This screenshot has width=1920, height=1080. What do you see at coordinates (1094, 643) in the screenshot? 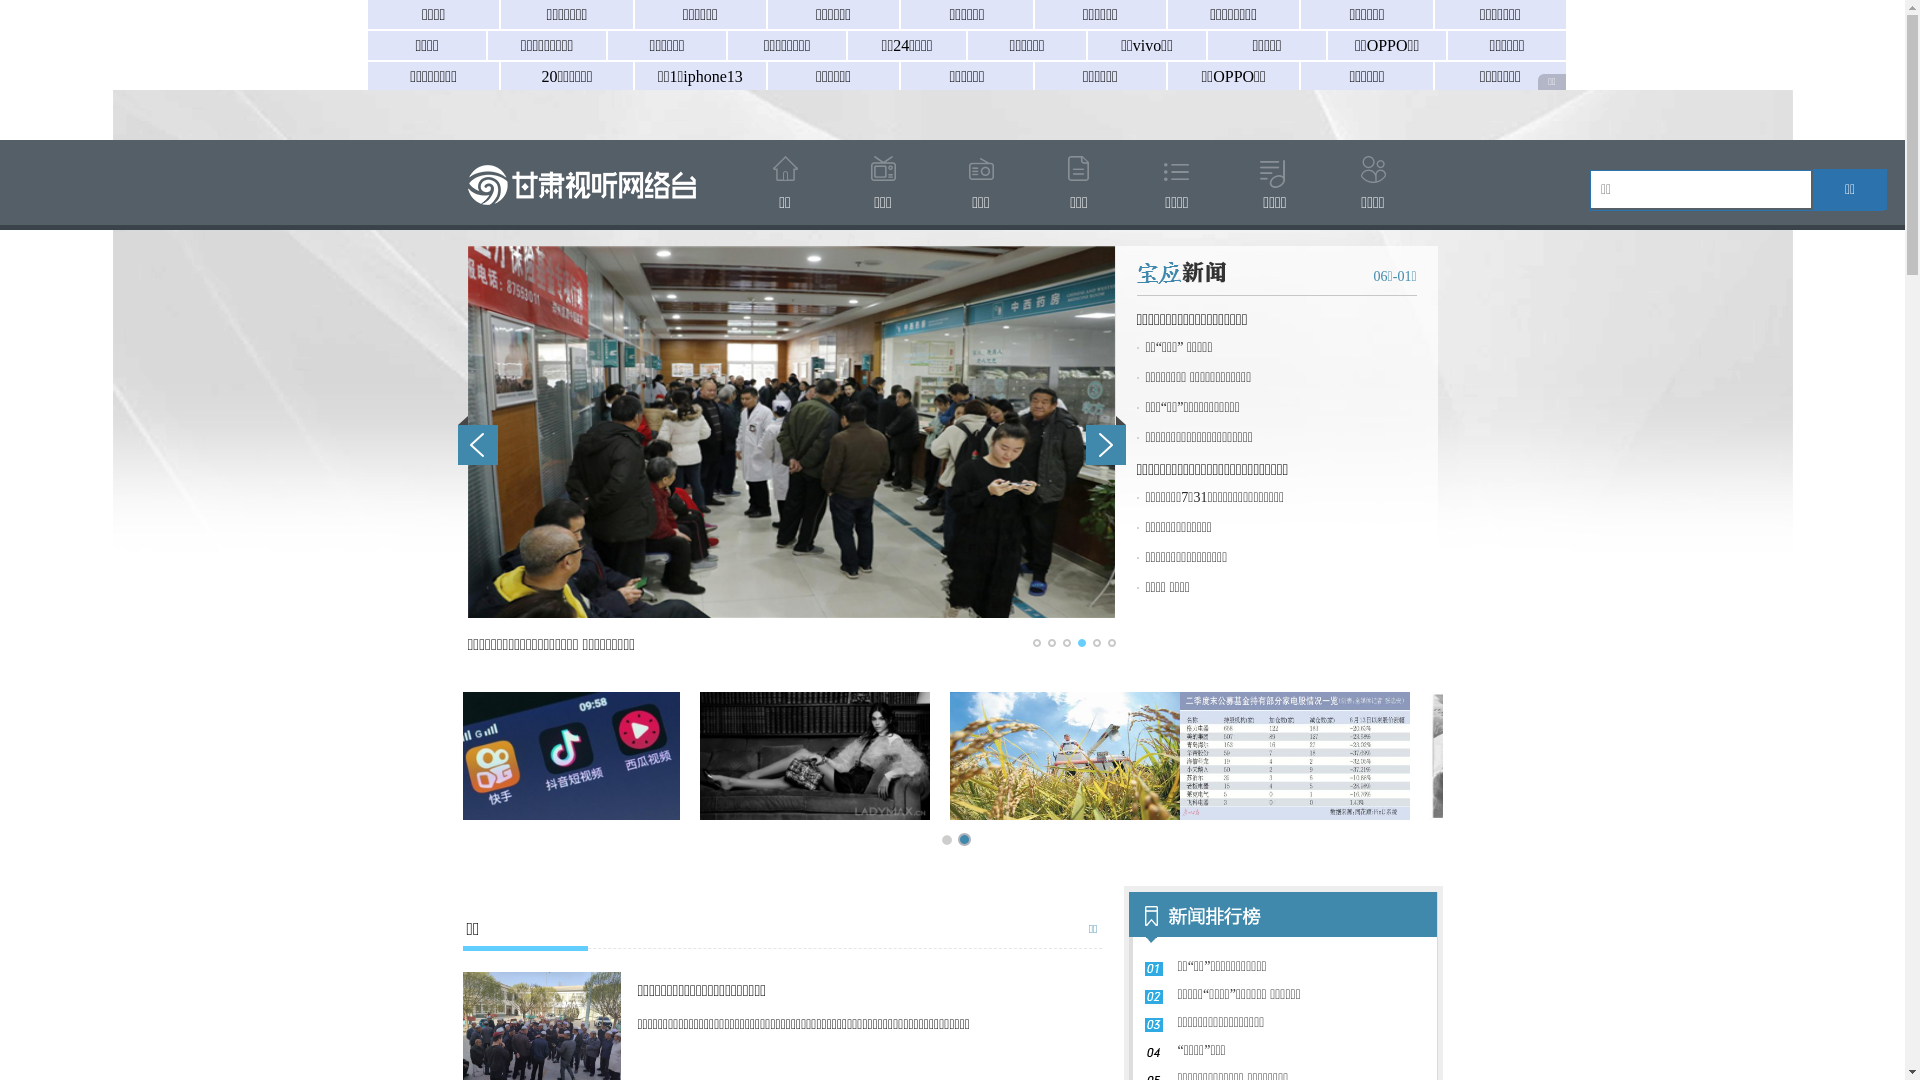
I see `'5'` at bounding box center [1094, 643].